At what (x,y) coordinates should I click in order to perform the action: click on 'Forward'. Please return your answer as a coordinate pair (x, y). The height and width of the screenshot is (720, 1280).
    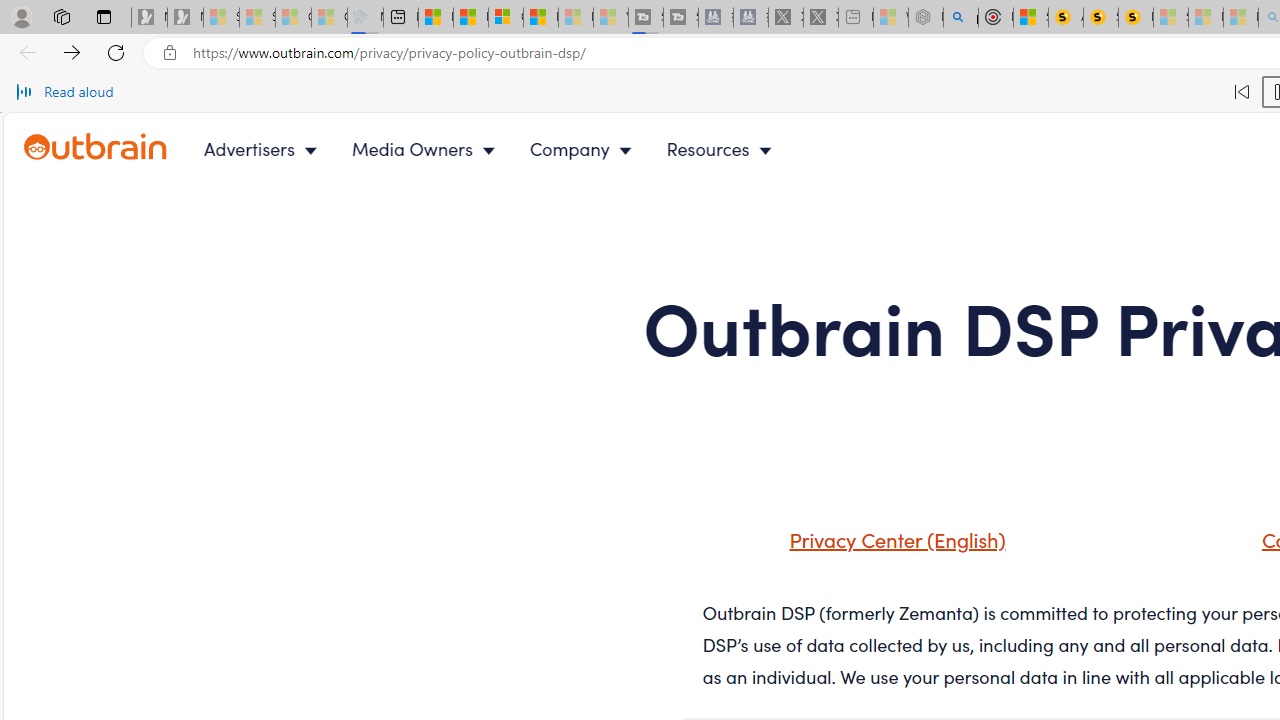
    Looking at the image, I should click on (72, 51).